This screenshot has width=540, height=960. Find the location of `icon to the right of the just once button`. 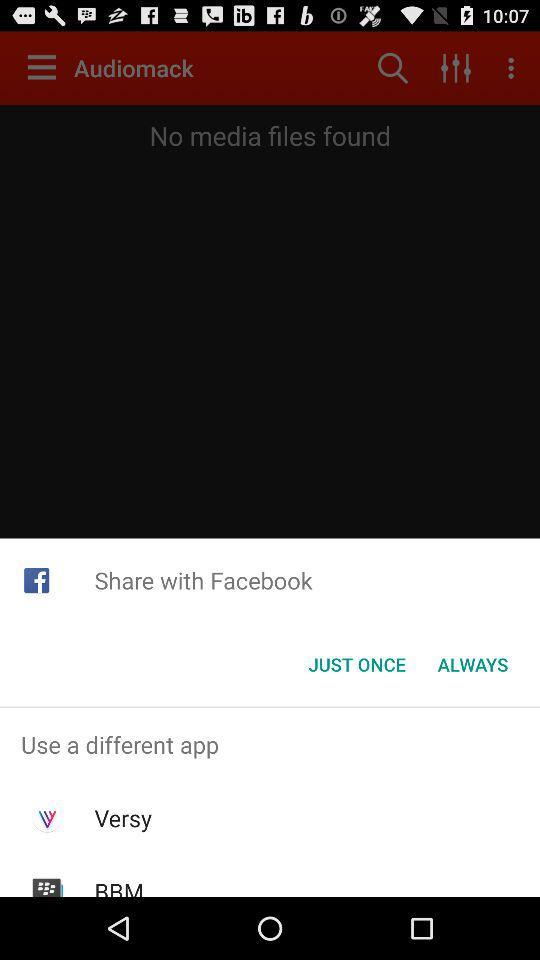

icon to the right of the just once button is located at coordinates (472, 664).